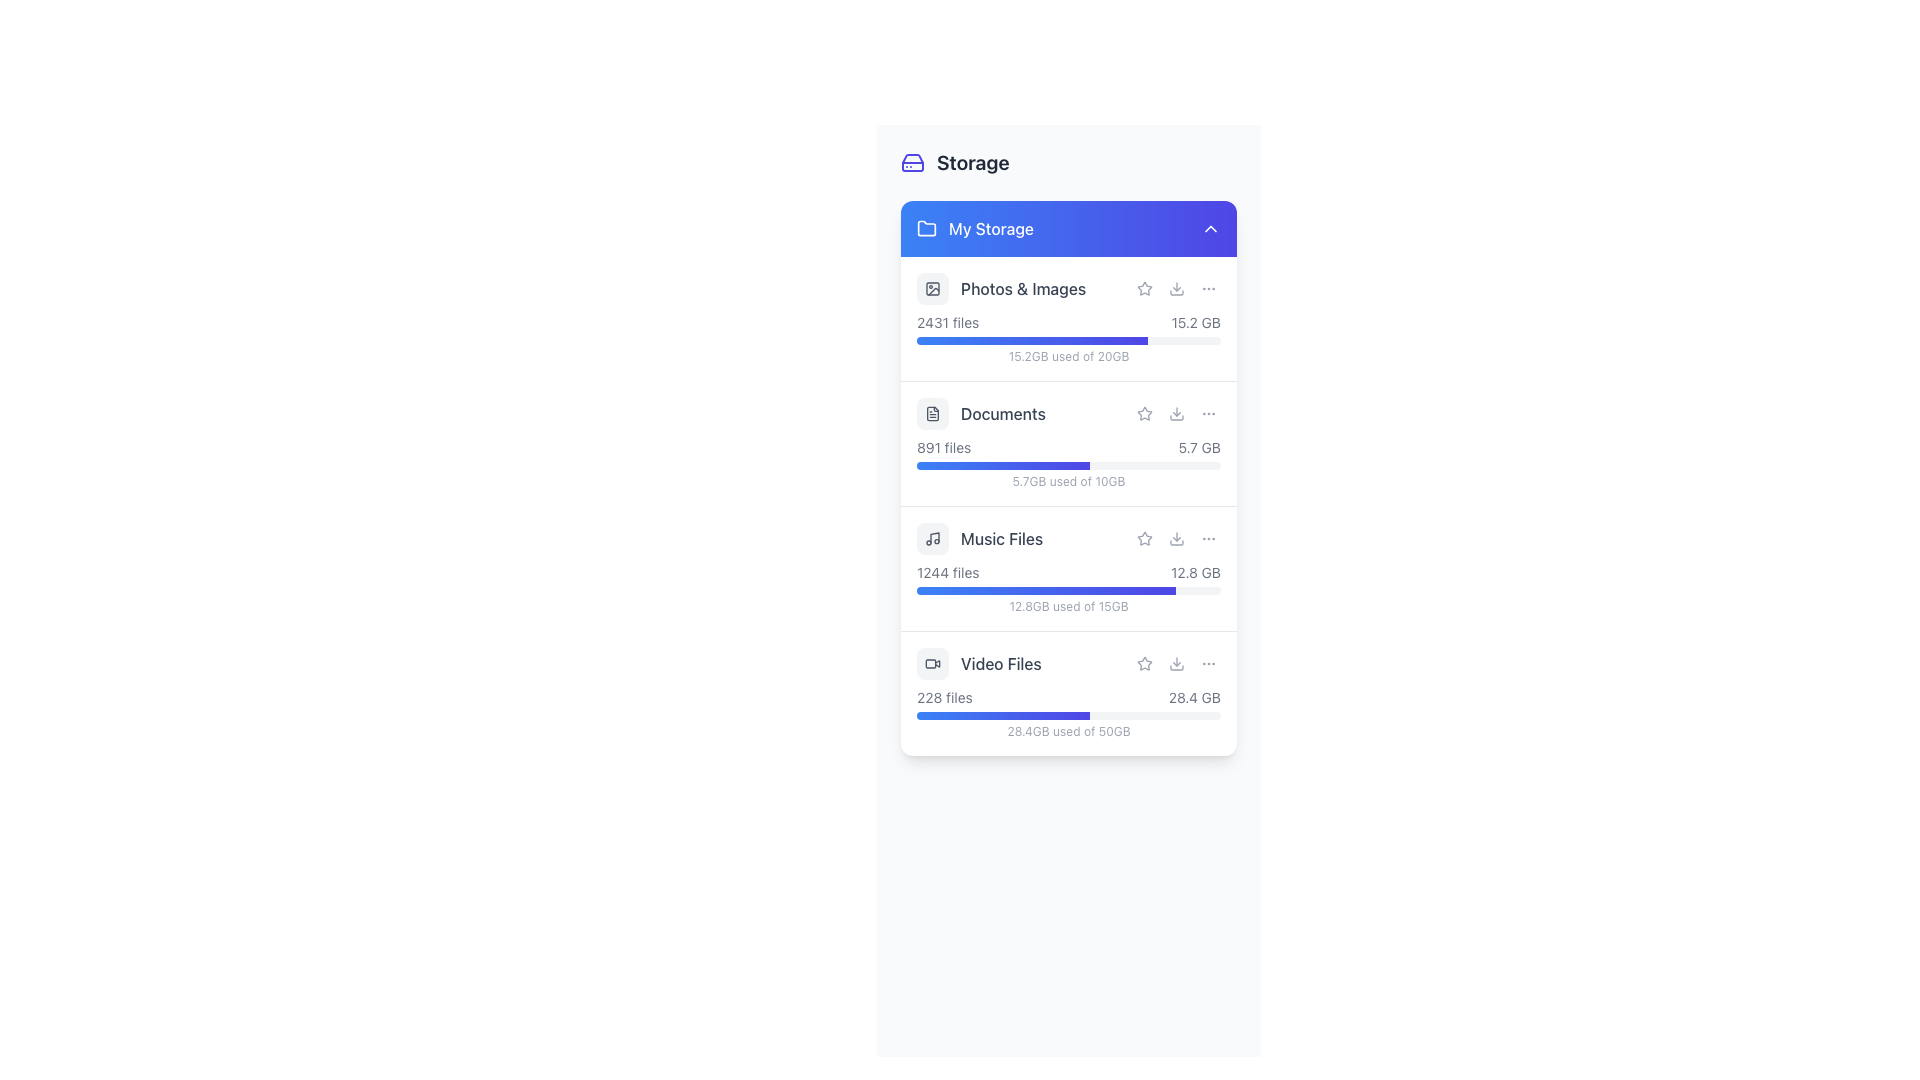  Describe the element at coordinates (1068, 463) in the screenshot. I see `the storage usage composite UI component located in the 'Documents' section, which includes a progress bar and usage details` at that location.